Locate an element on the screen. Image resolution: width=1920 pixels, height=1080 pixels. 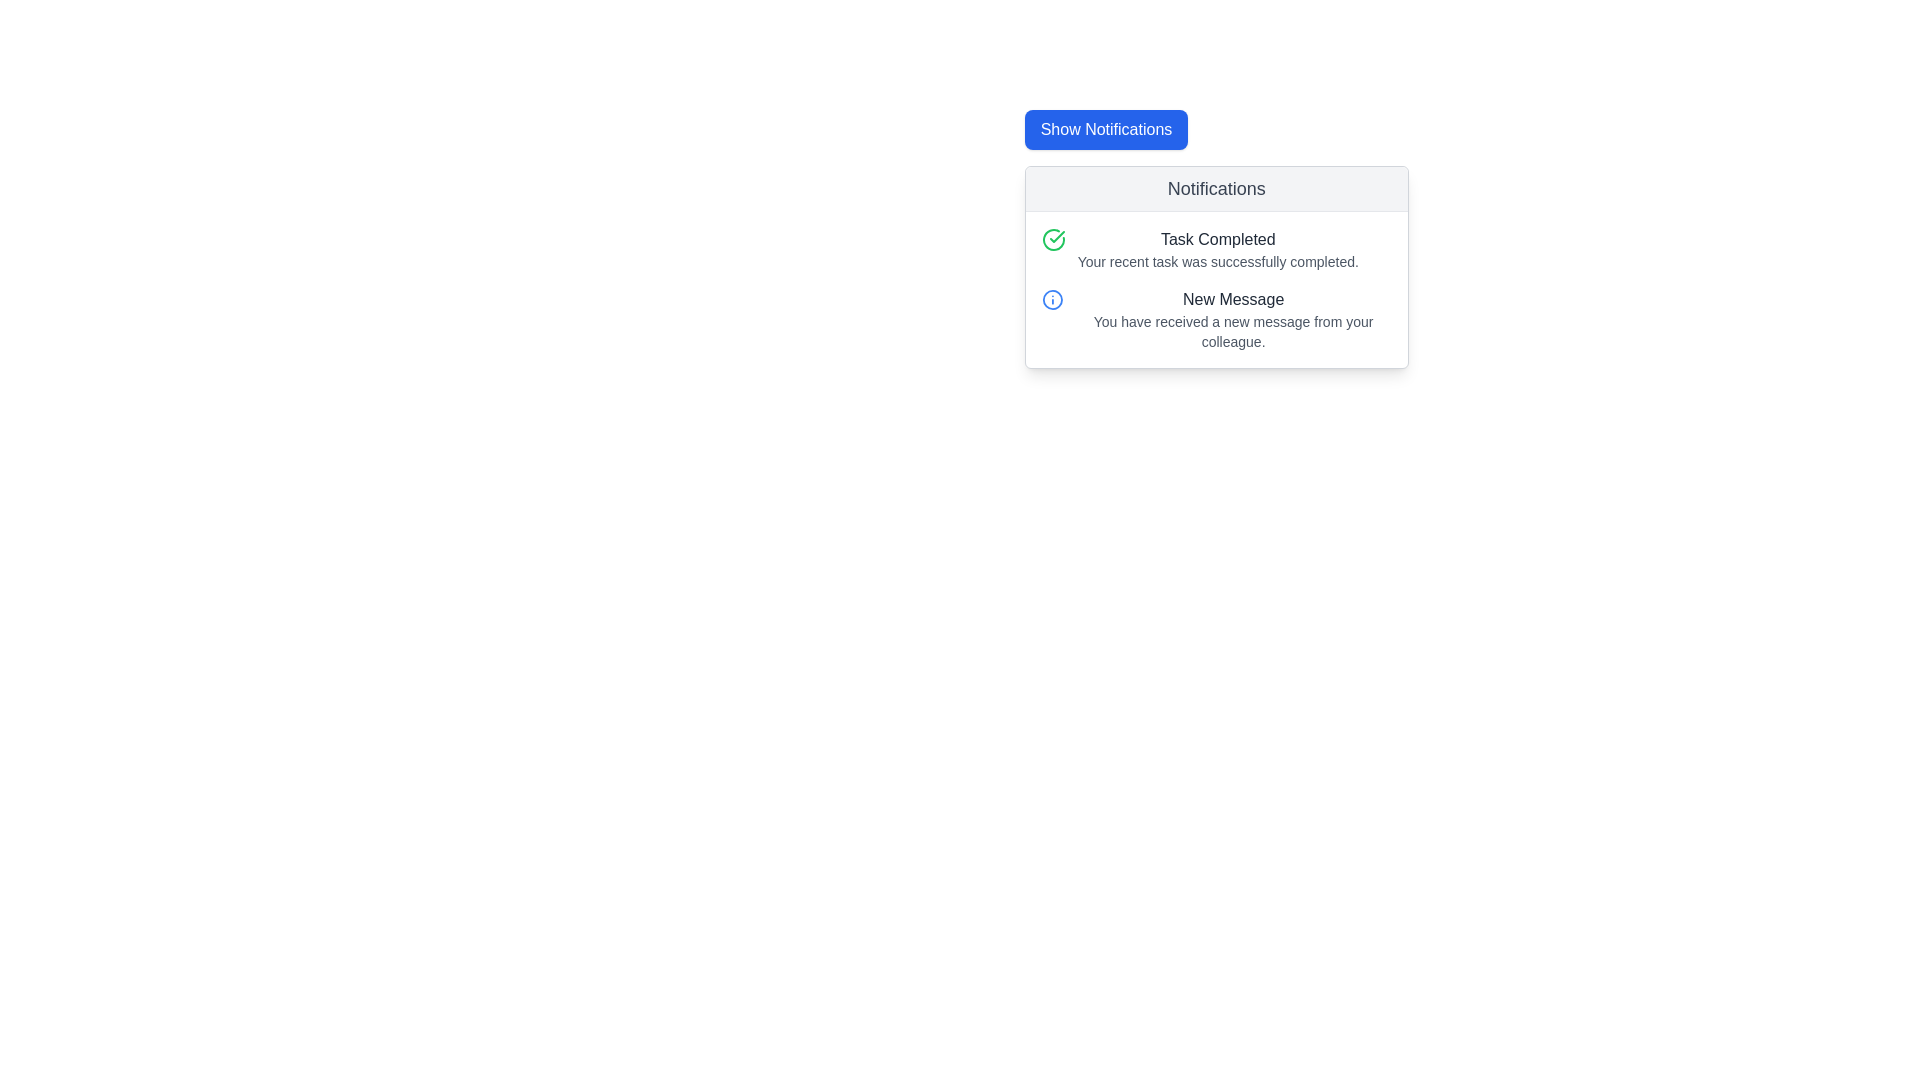
the gray notification detail text located directly below the 'New Message' header to read it is located at coordinates (1232, 330).